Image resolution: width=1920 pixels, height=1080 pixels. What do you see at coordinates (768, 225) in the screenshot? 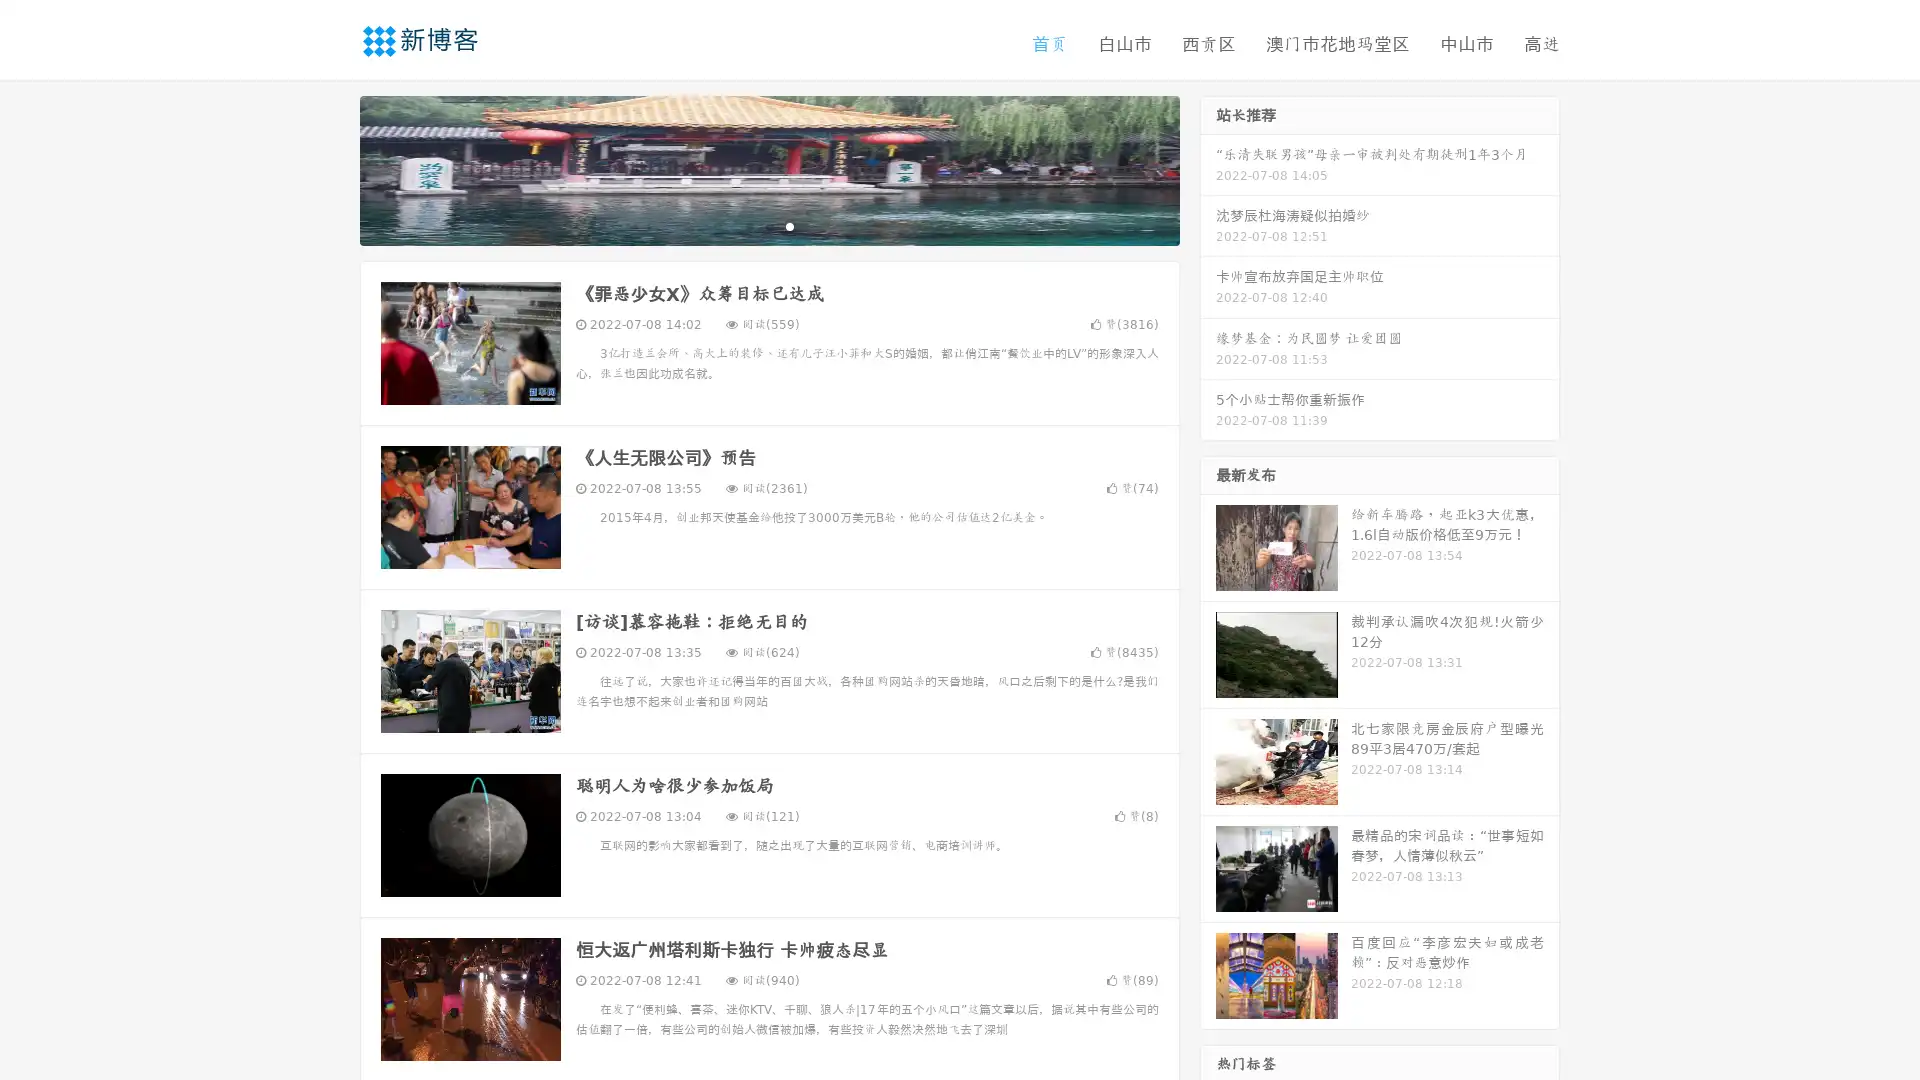
I see `Go to slide 2` at bounding box center [768, 225].